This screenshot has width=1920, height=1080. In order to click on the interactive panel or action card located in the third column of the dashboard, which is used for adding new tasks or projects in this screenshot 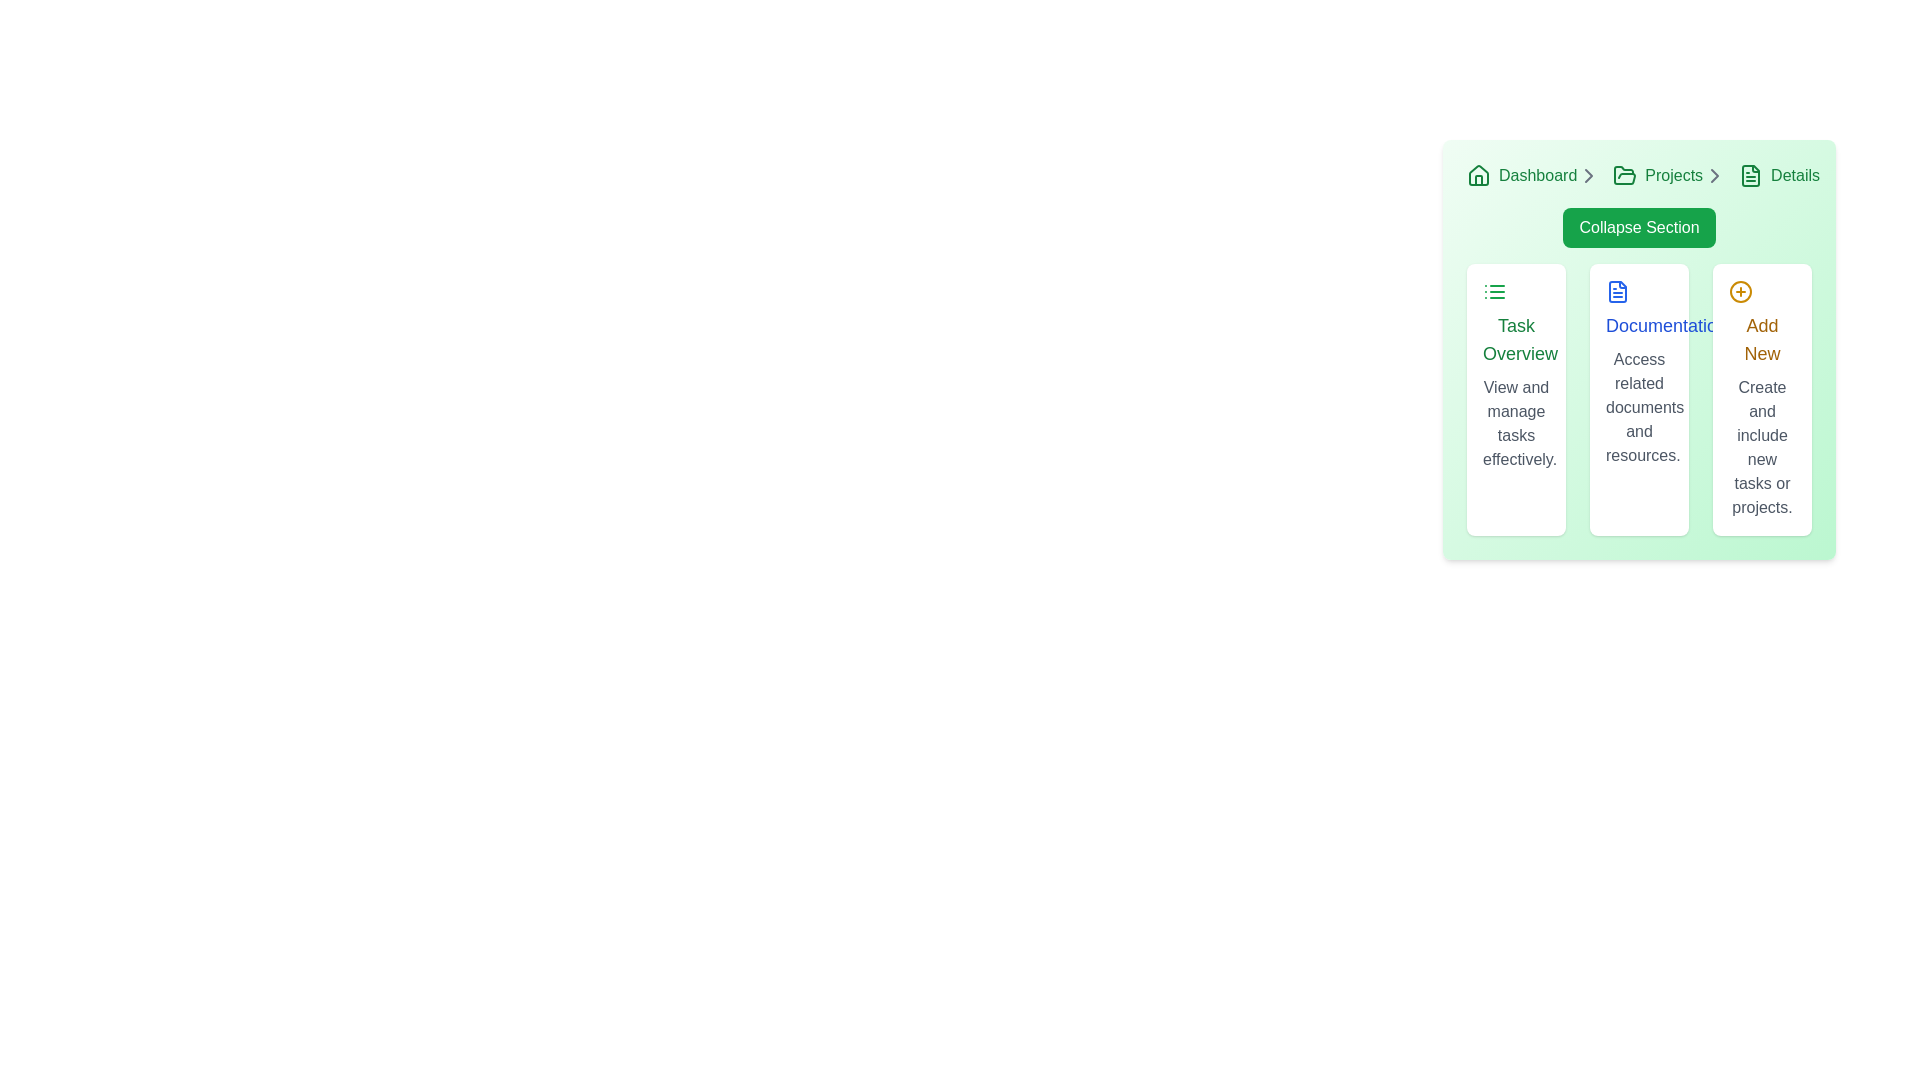, I will do `click(1762, 400)`.